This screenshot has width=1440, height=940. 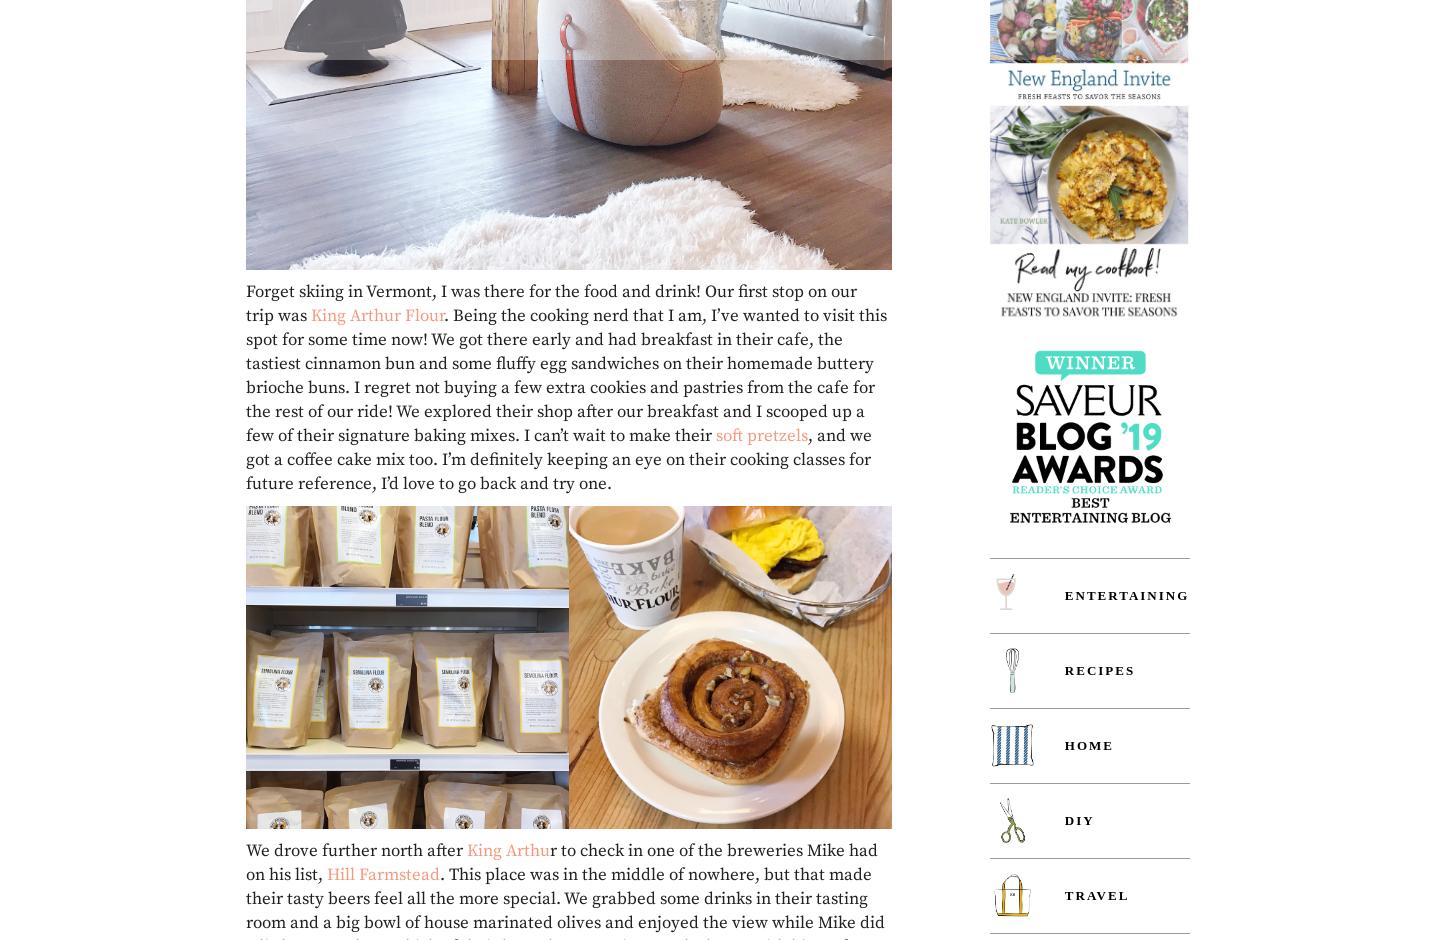 What do you see at coordinates (1098, 668) in the screenshot?
I see `'Recipes'` at bounding box center [1098, 668].